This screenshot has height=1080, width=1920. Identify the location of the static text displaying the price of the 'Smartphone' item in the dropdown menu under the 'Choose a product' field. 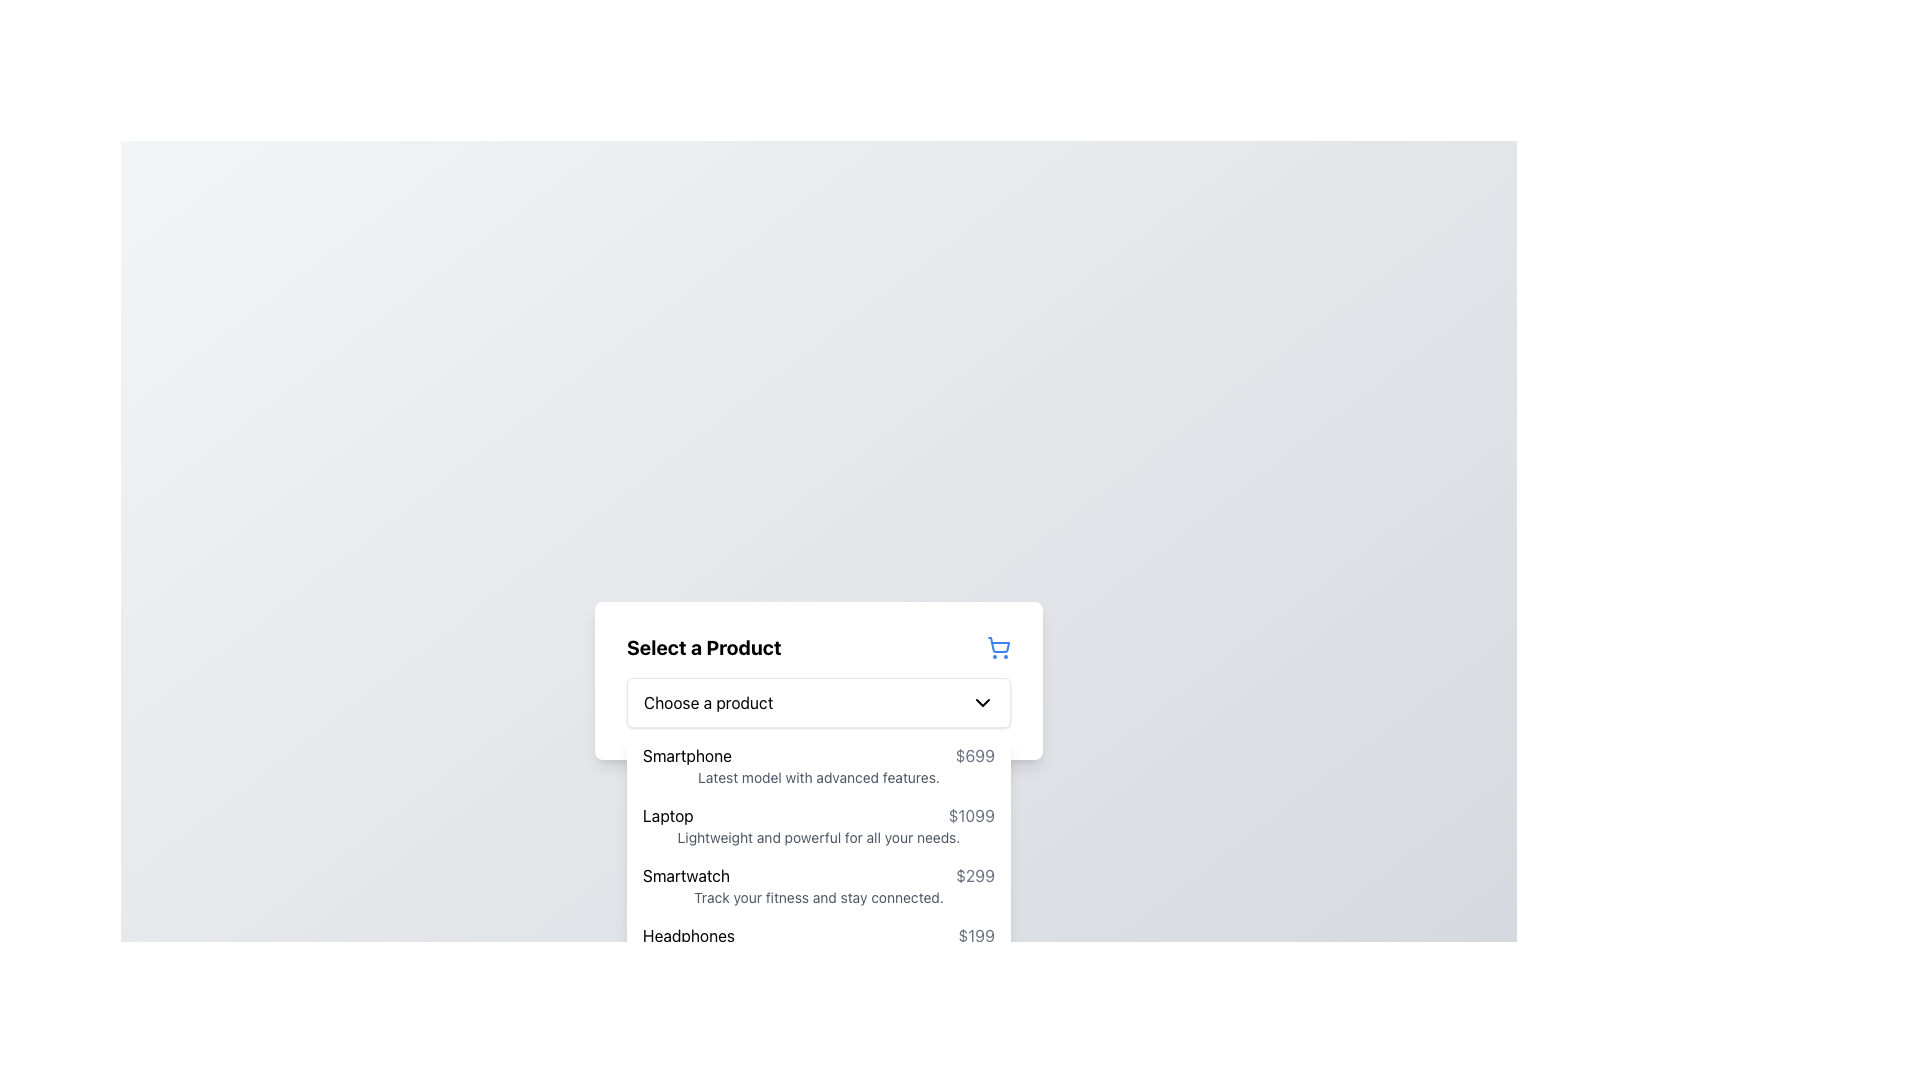
(975, 756).